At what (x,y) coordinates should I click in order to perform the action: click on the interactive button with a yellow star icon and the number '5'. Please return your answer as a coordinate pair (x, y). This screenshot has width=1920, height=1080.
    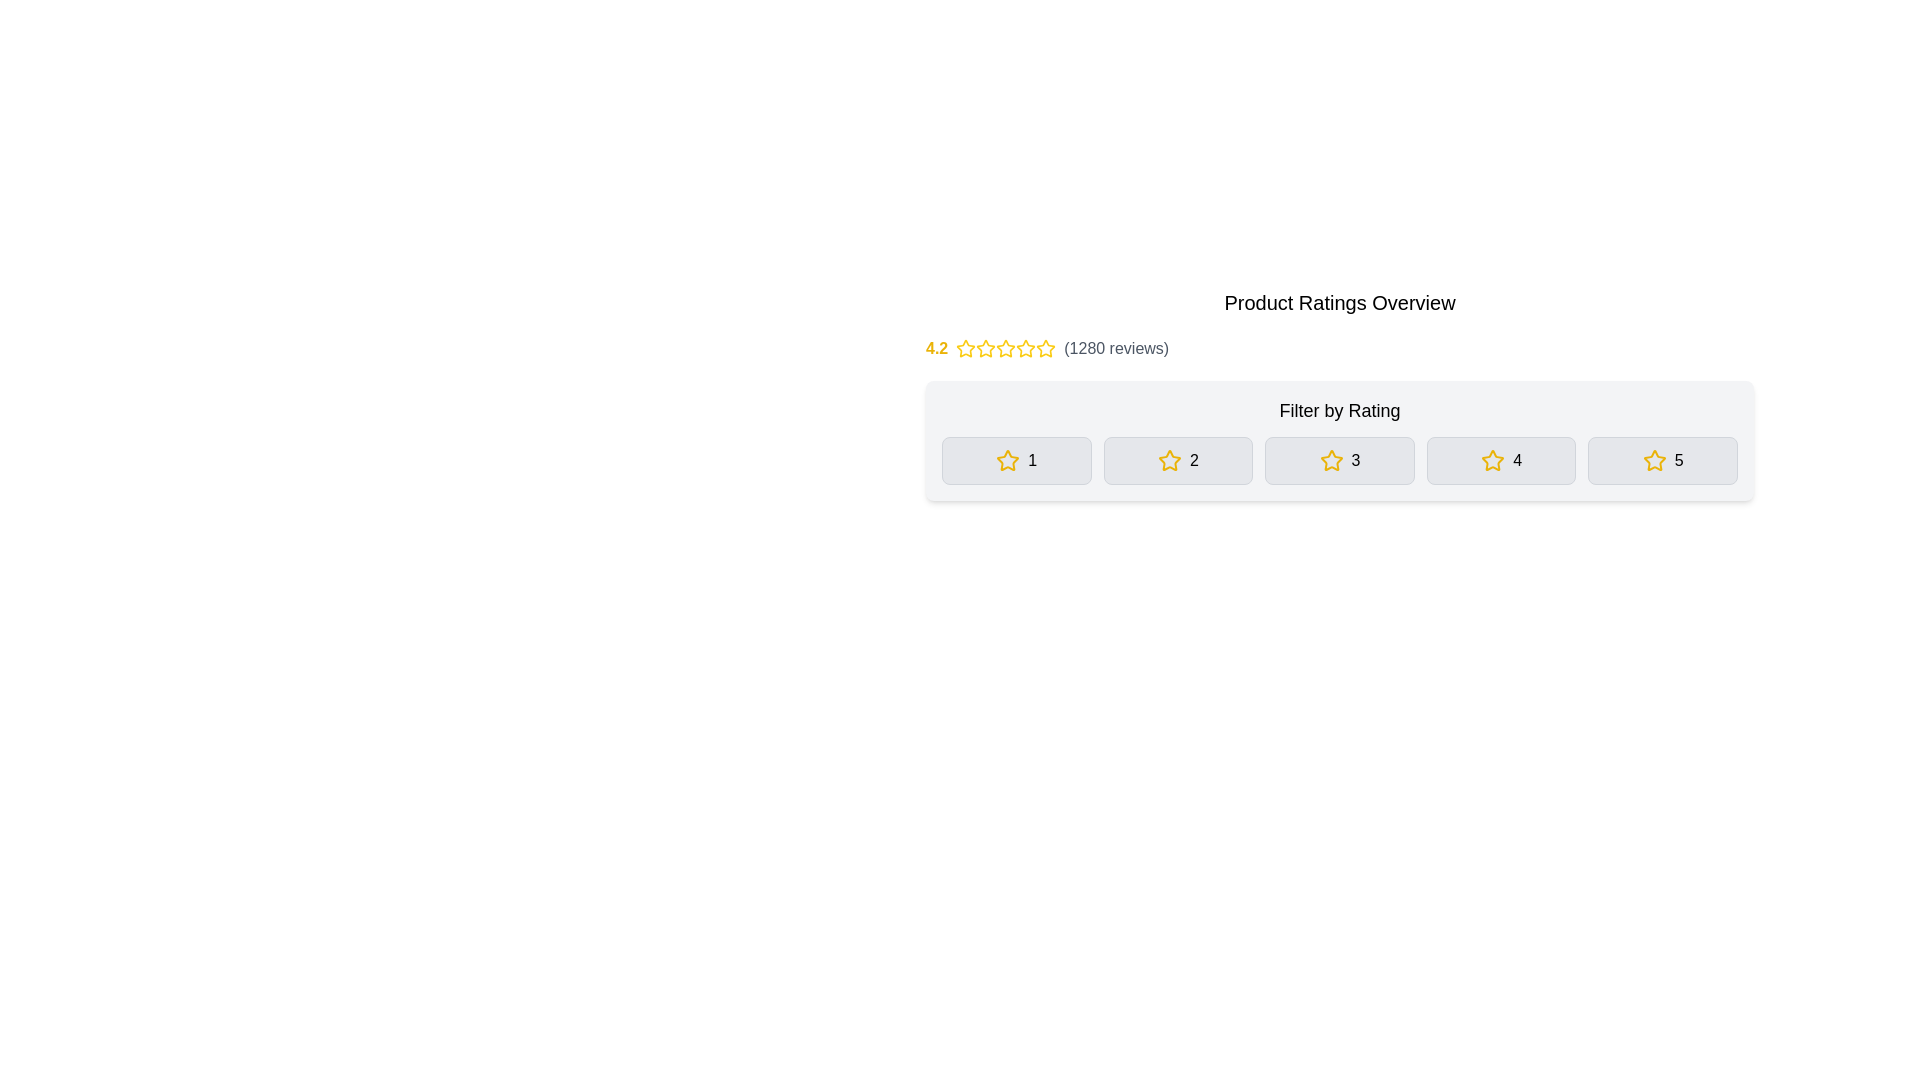
    Looking at the image, I should click on (1663, 461).